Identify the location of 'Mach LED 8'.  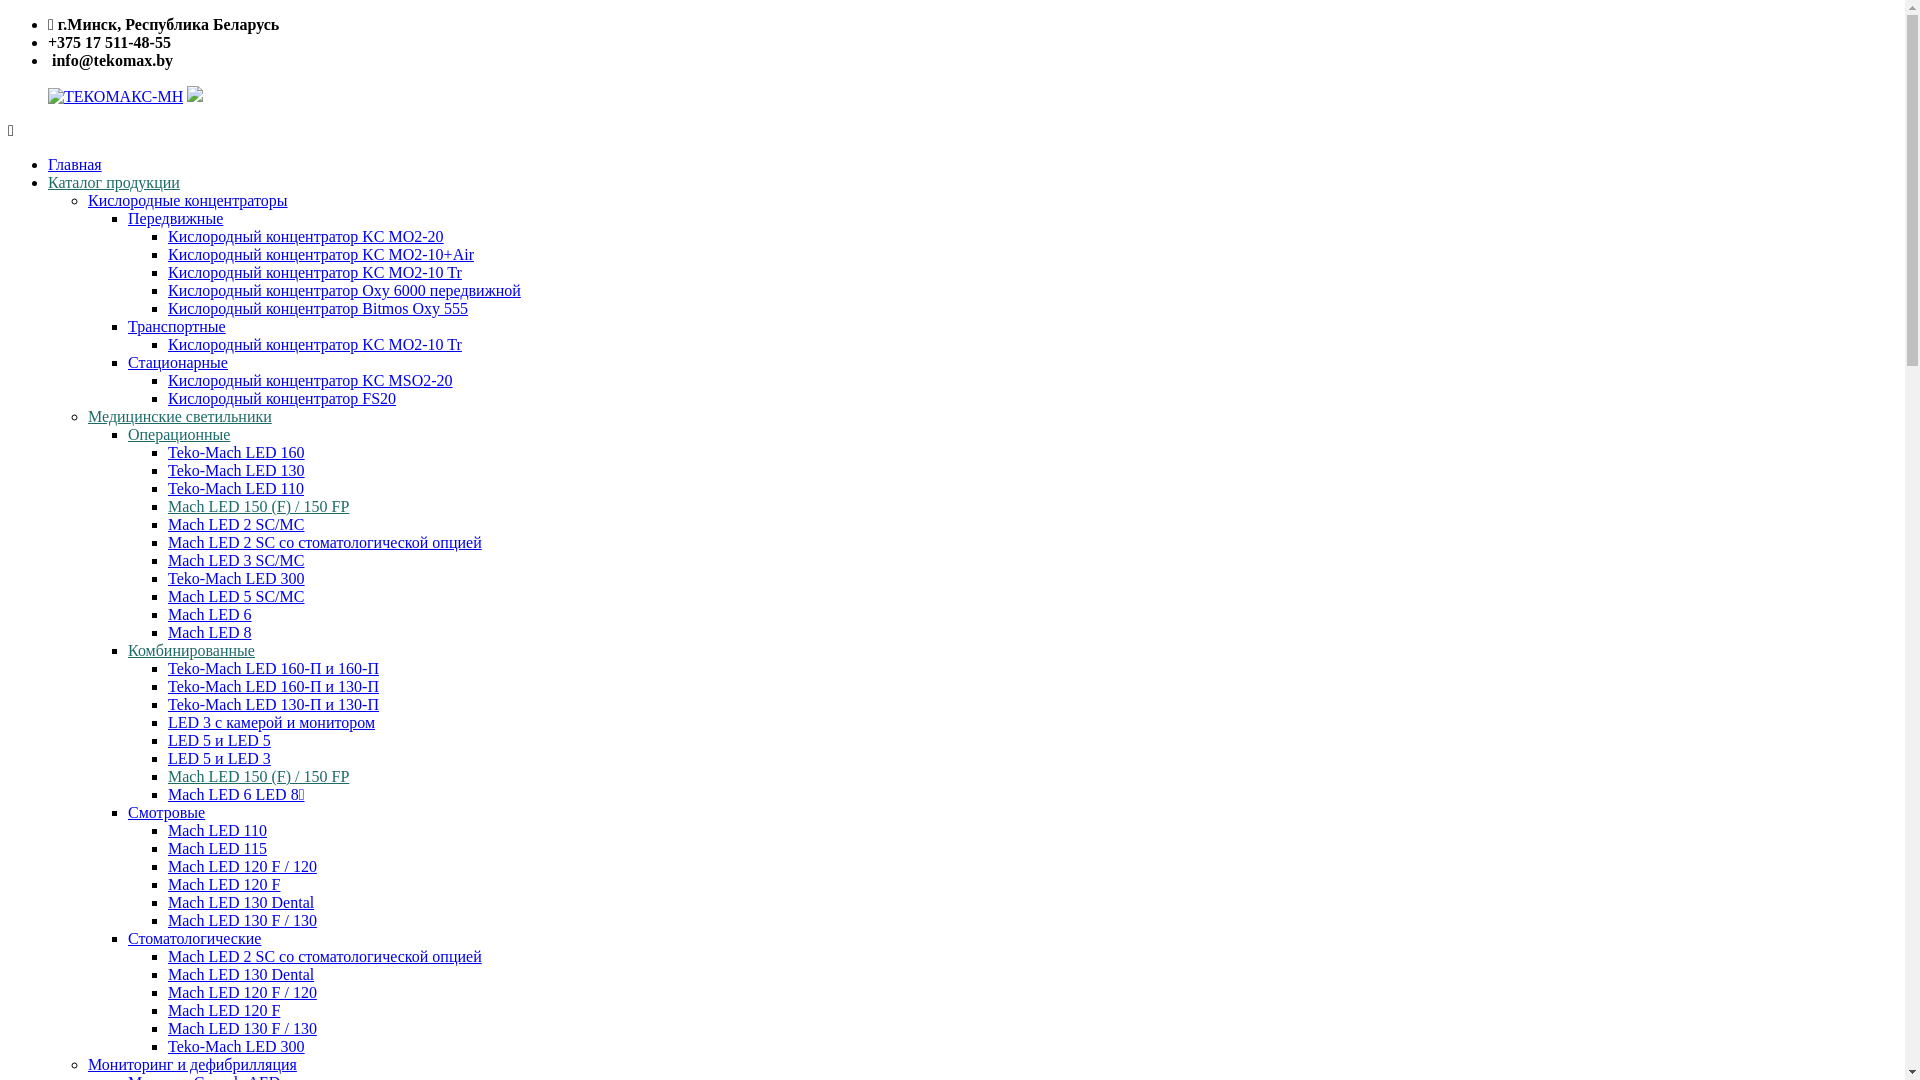
(210, 632).